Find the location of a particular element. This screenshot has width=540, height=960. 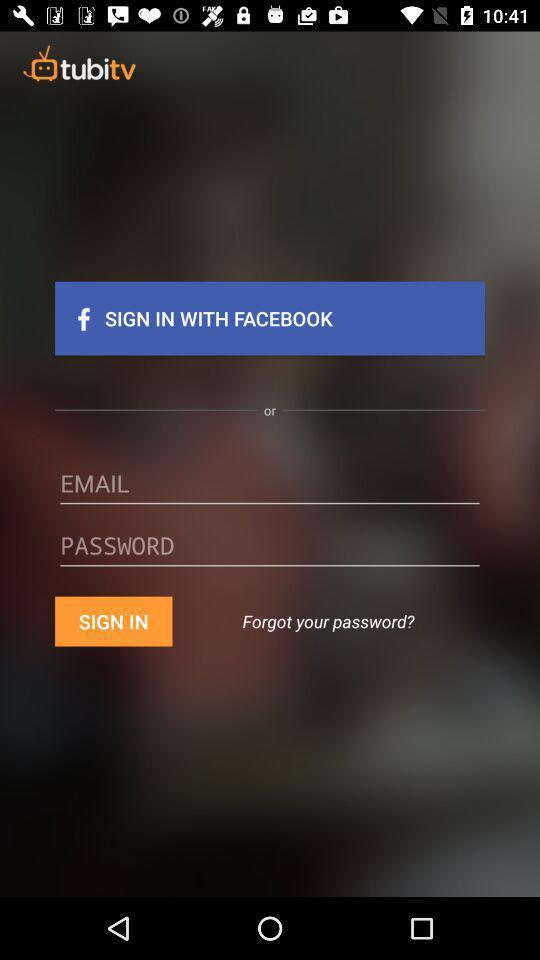

item next to the sign in is located at coordinates (328, 620).